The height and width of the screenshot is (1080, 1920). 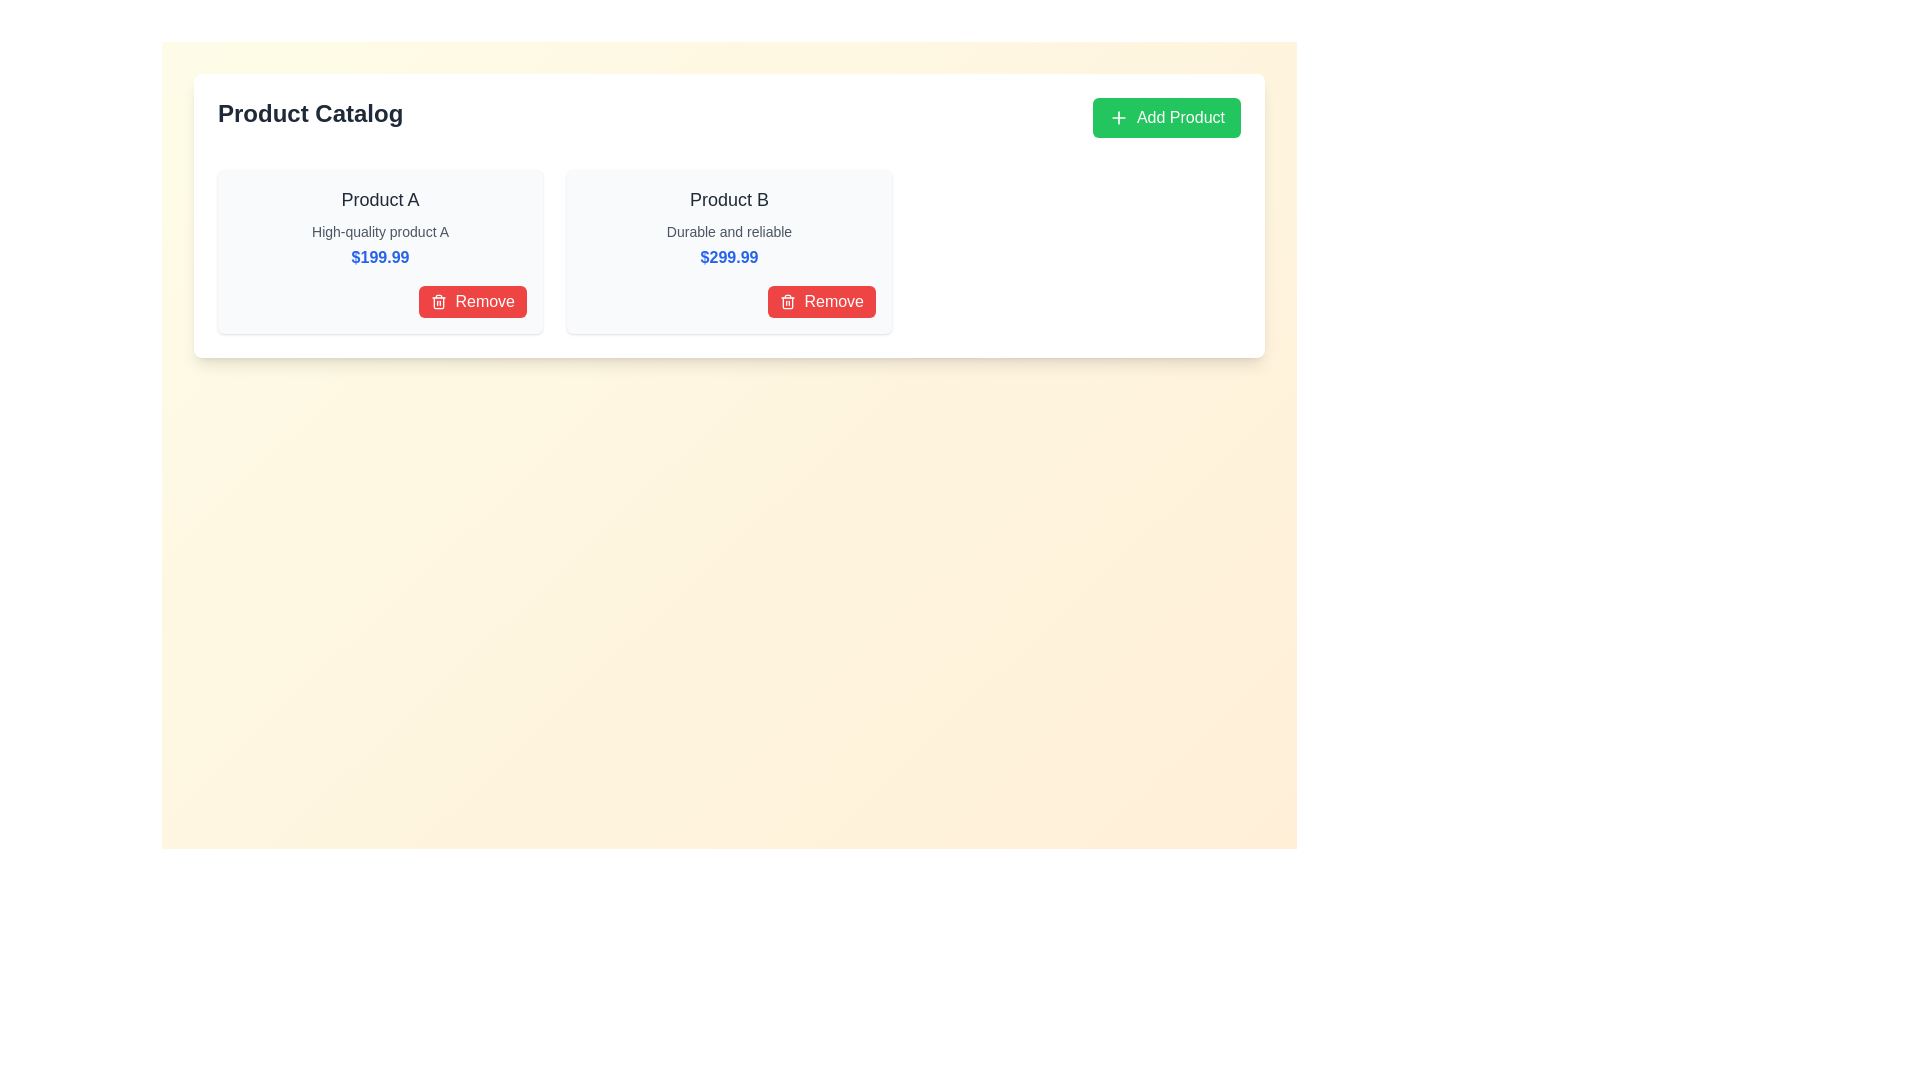 I want to click on the red button with rounded edges labeled 'Remove' that is located on the right side of the card for 'Product B' in the 'Product Catalog' section, so click(x=822, y=301).